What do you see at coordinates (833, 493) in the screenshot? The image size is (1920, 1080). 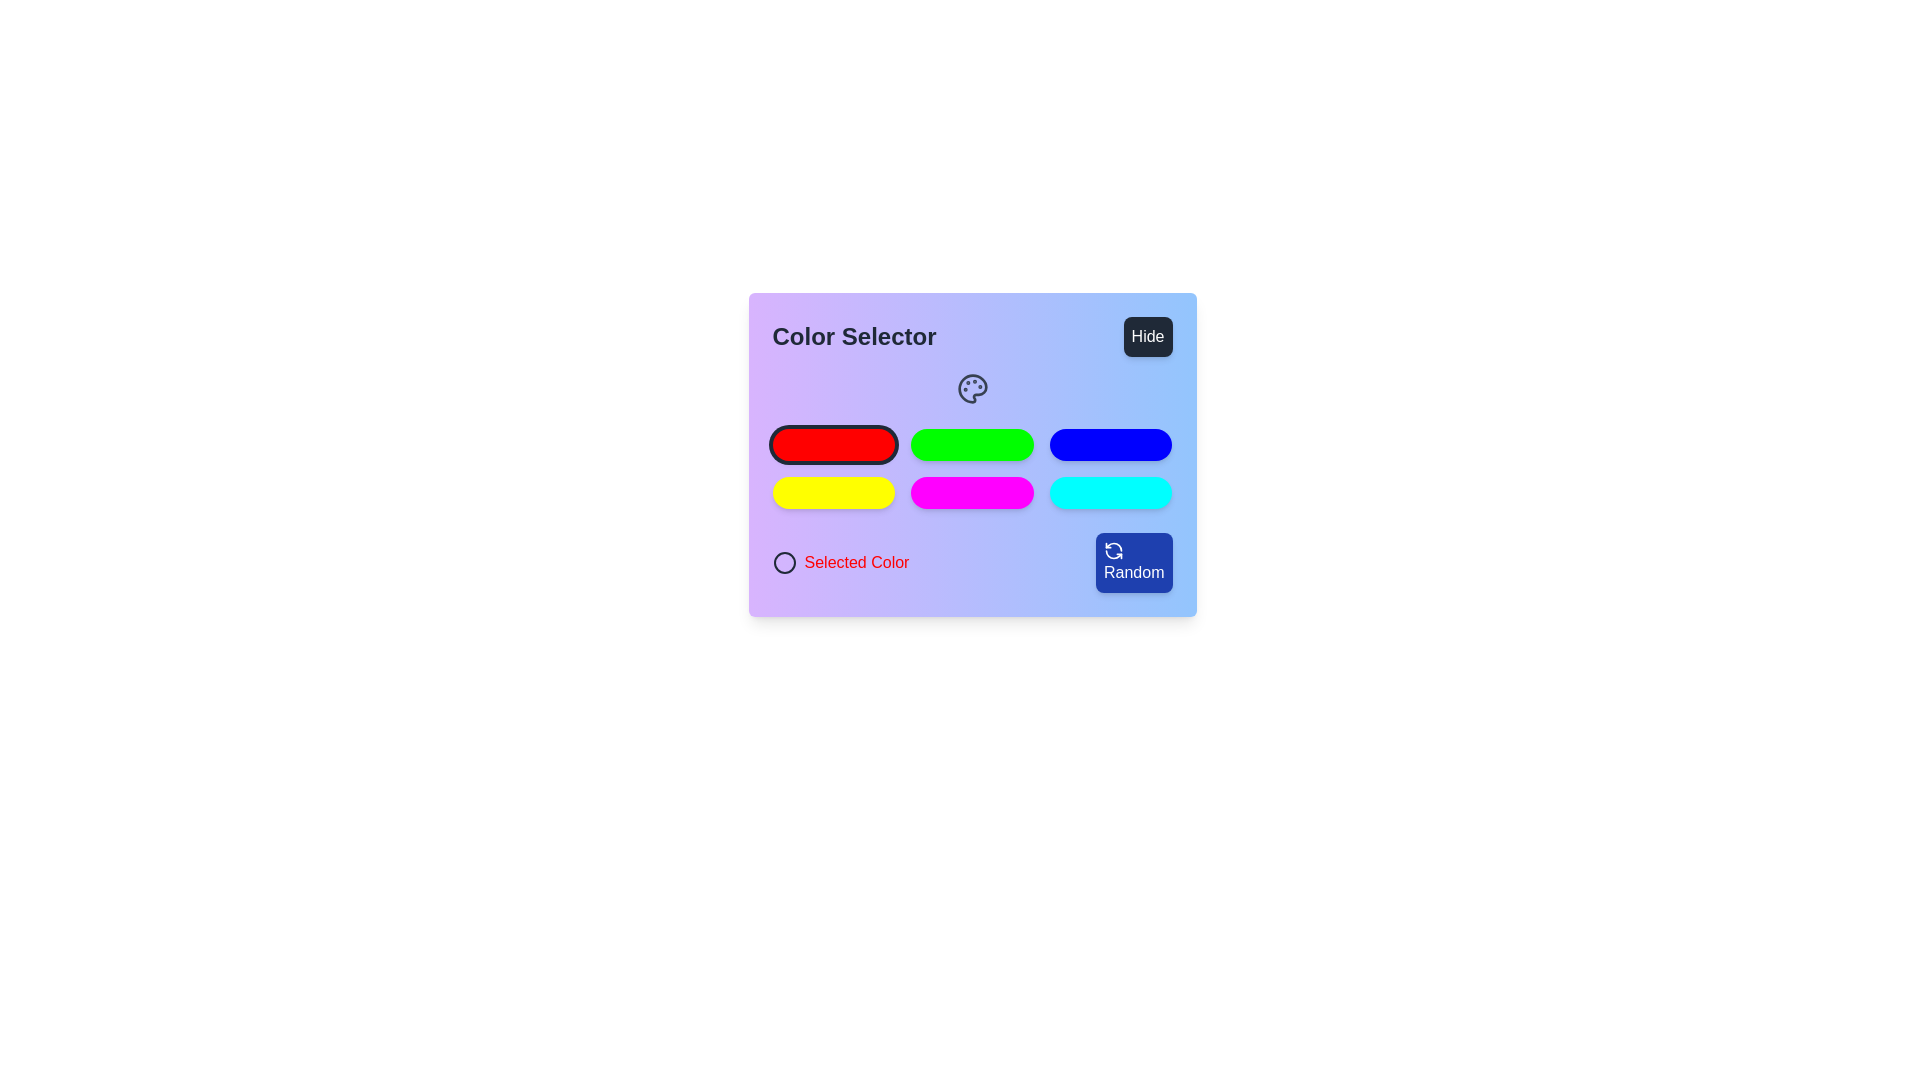 I see `the yellow button located in the bottom-left corner of the grid` at bounding box center [833, 493].